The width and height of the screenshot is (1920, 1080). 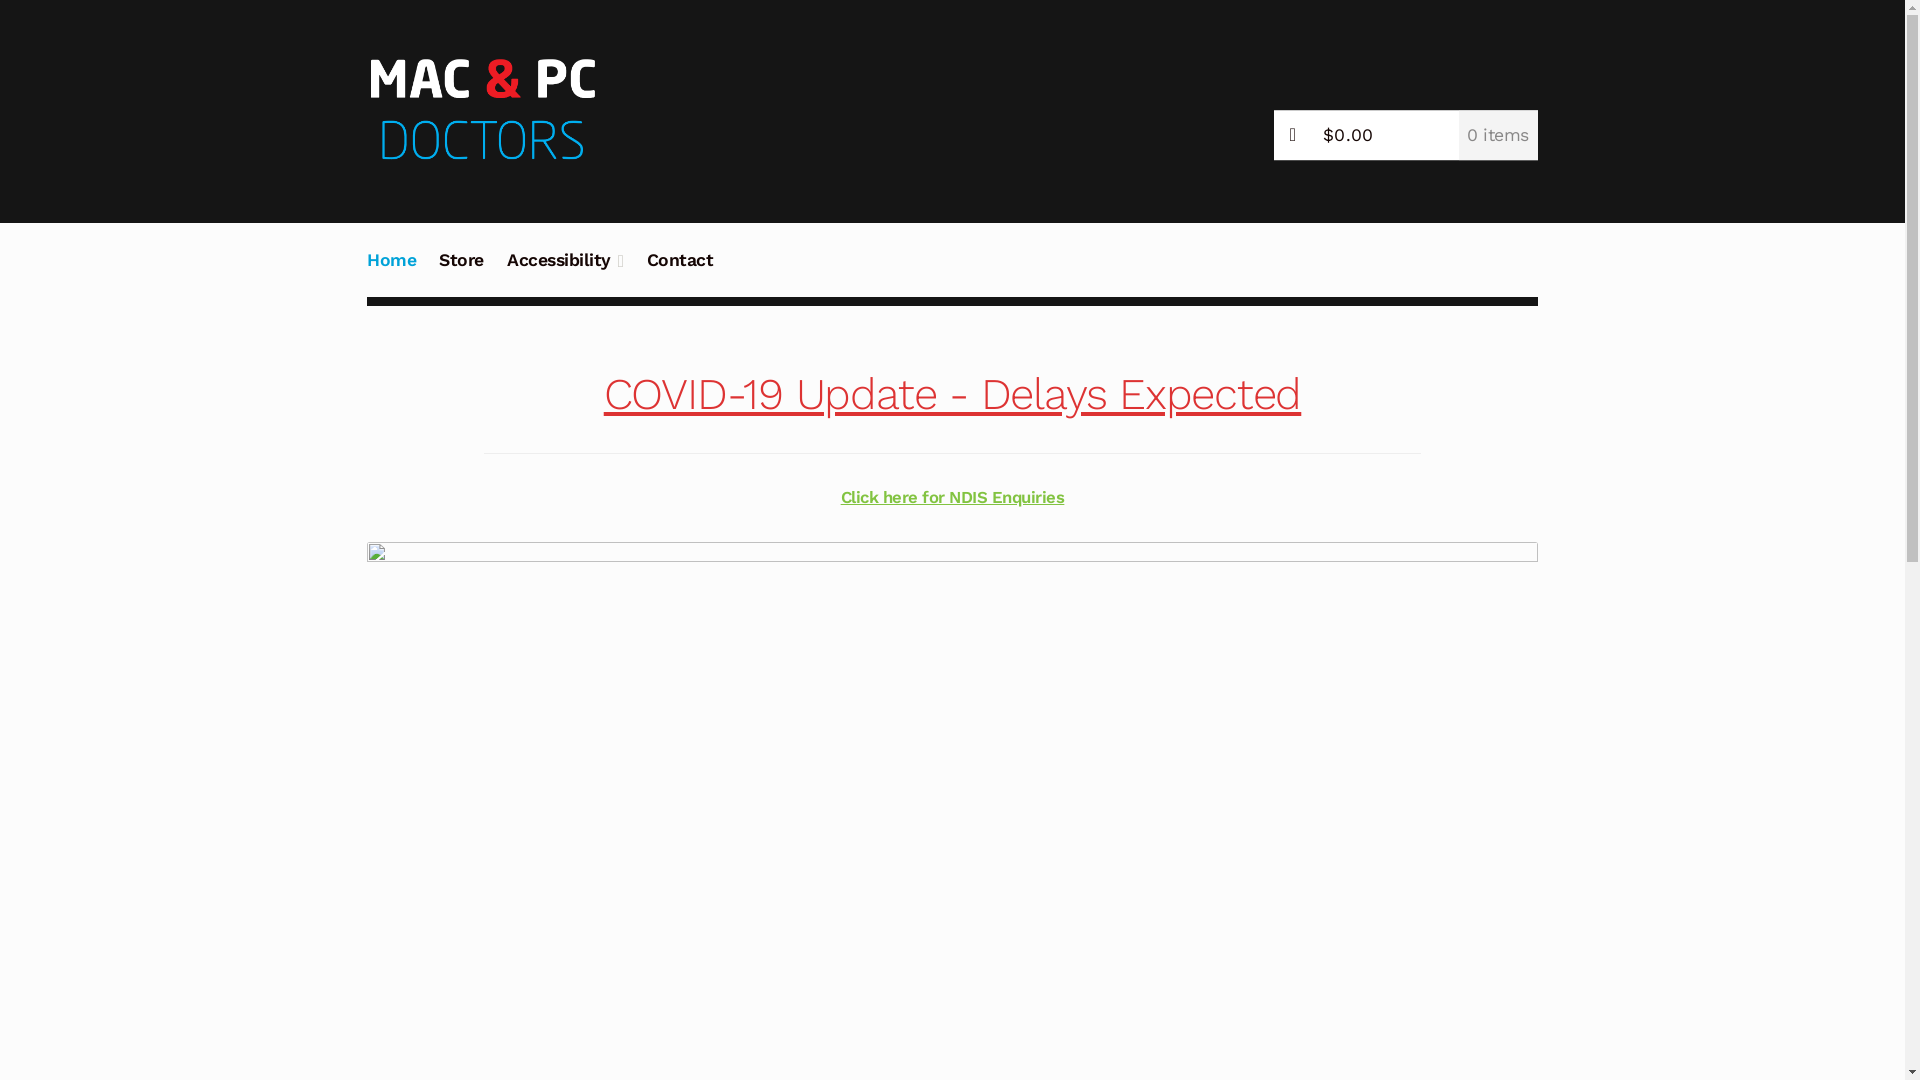 I want to click on 'Home', so click(x=392, y=271).